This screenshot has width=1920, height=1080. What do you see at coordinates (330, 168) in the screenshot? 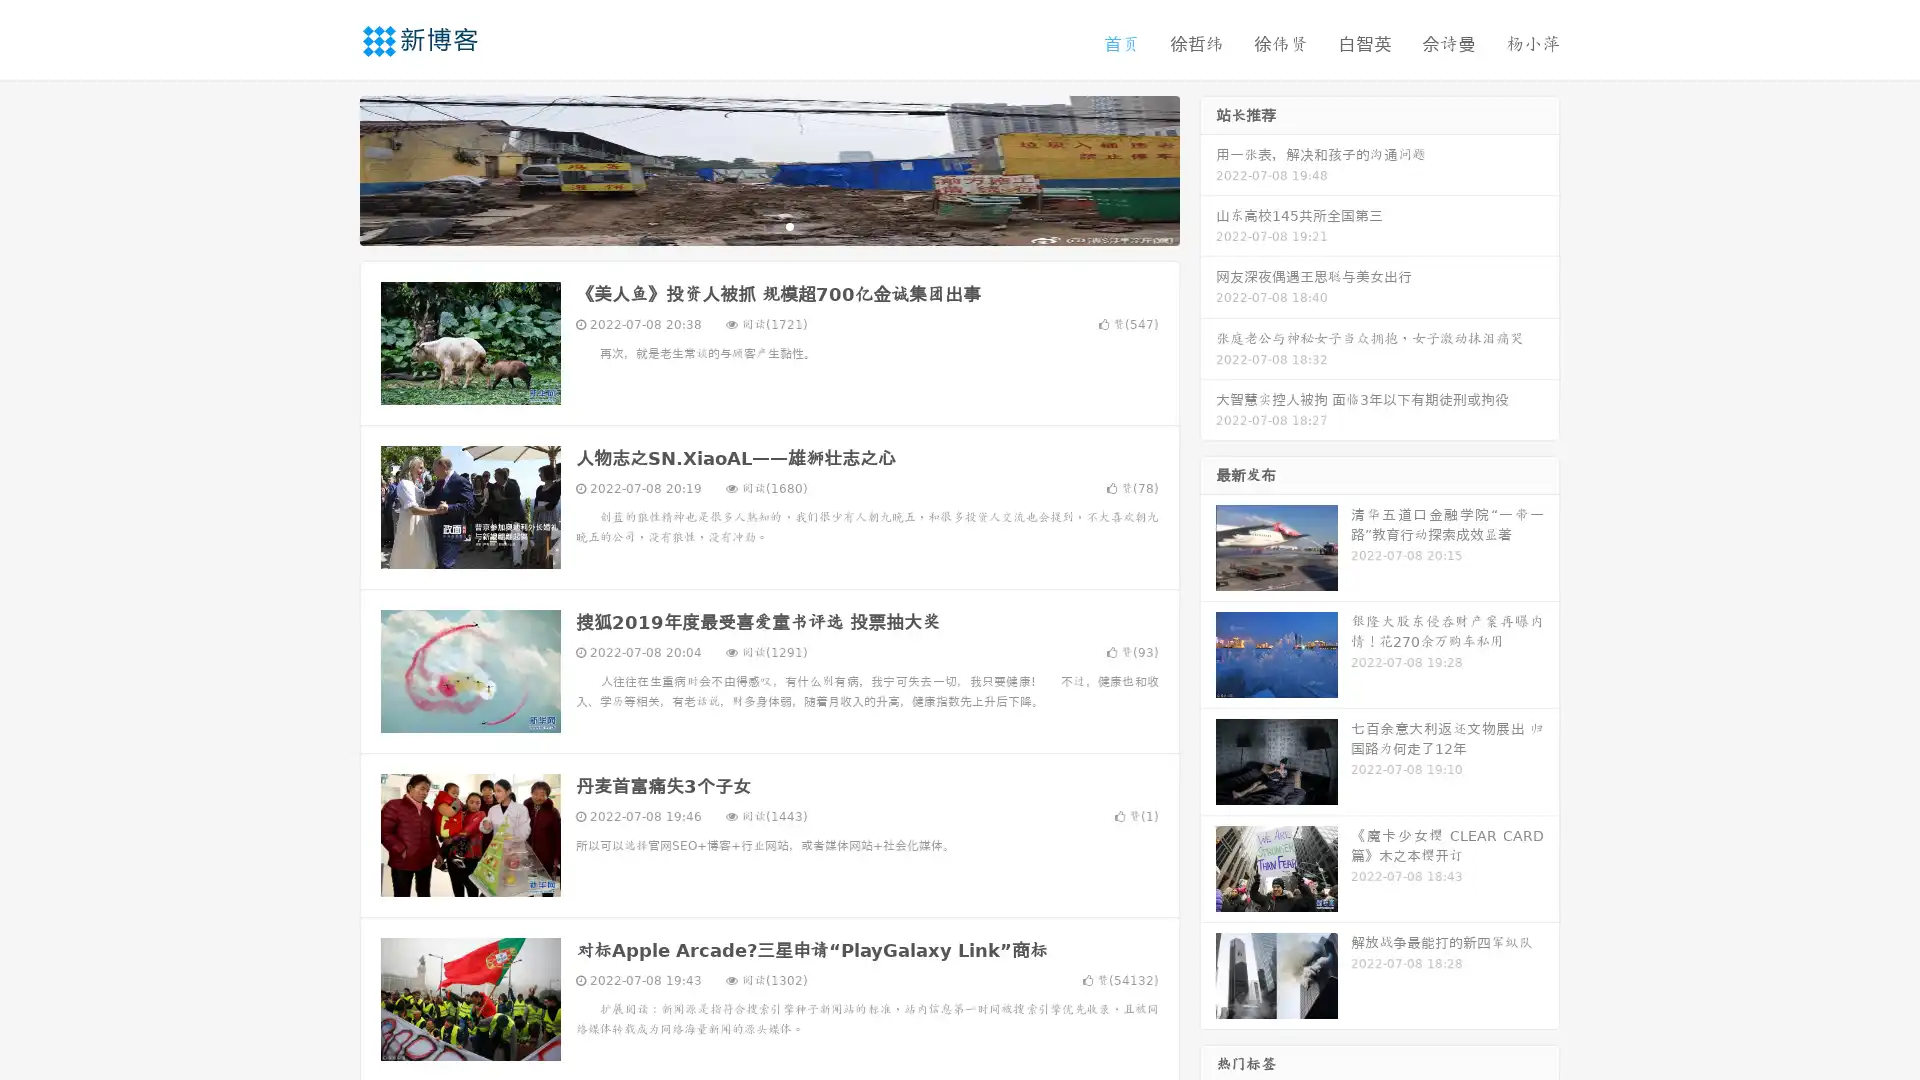
I see `Previous slide` at bounding box center [330, 168].